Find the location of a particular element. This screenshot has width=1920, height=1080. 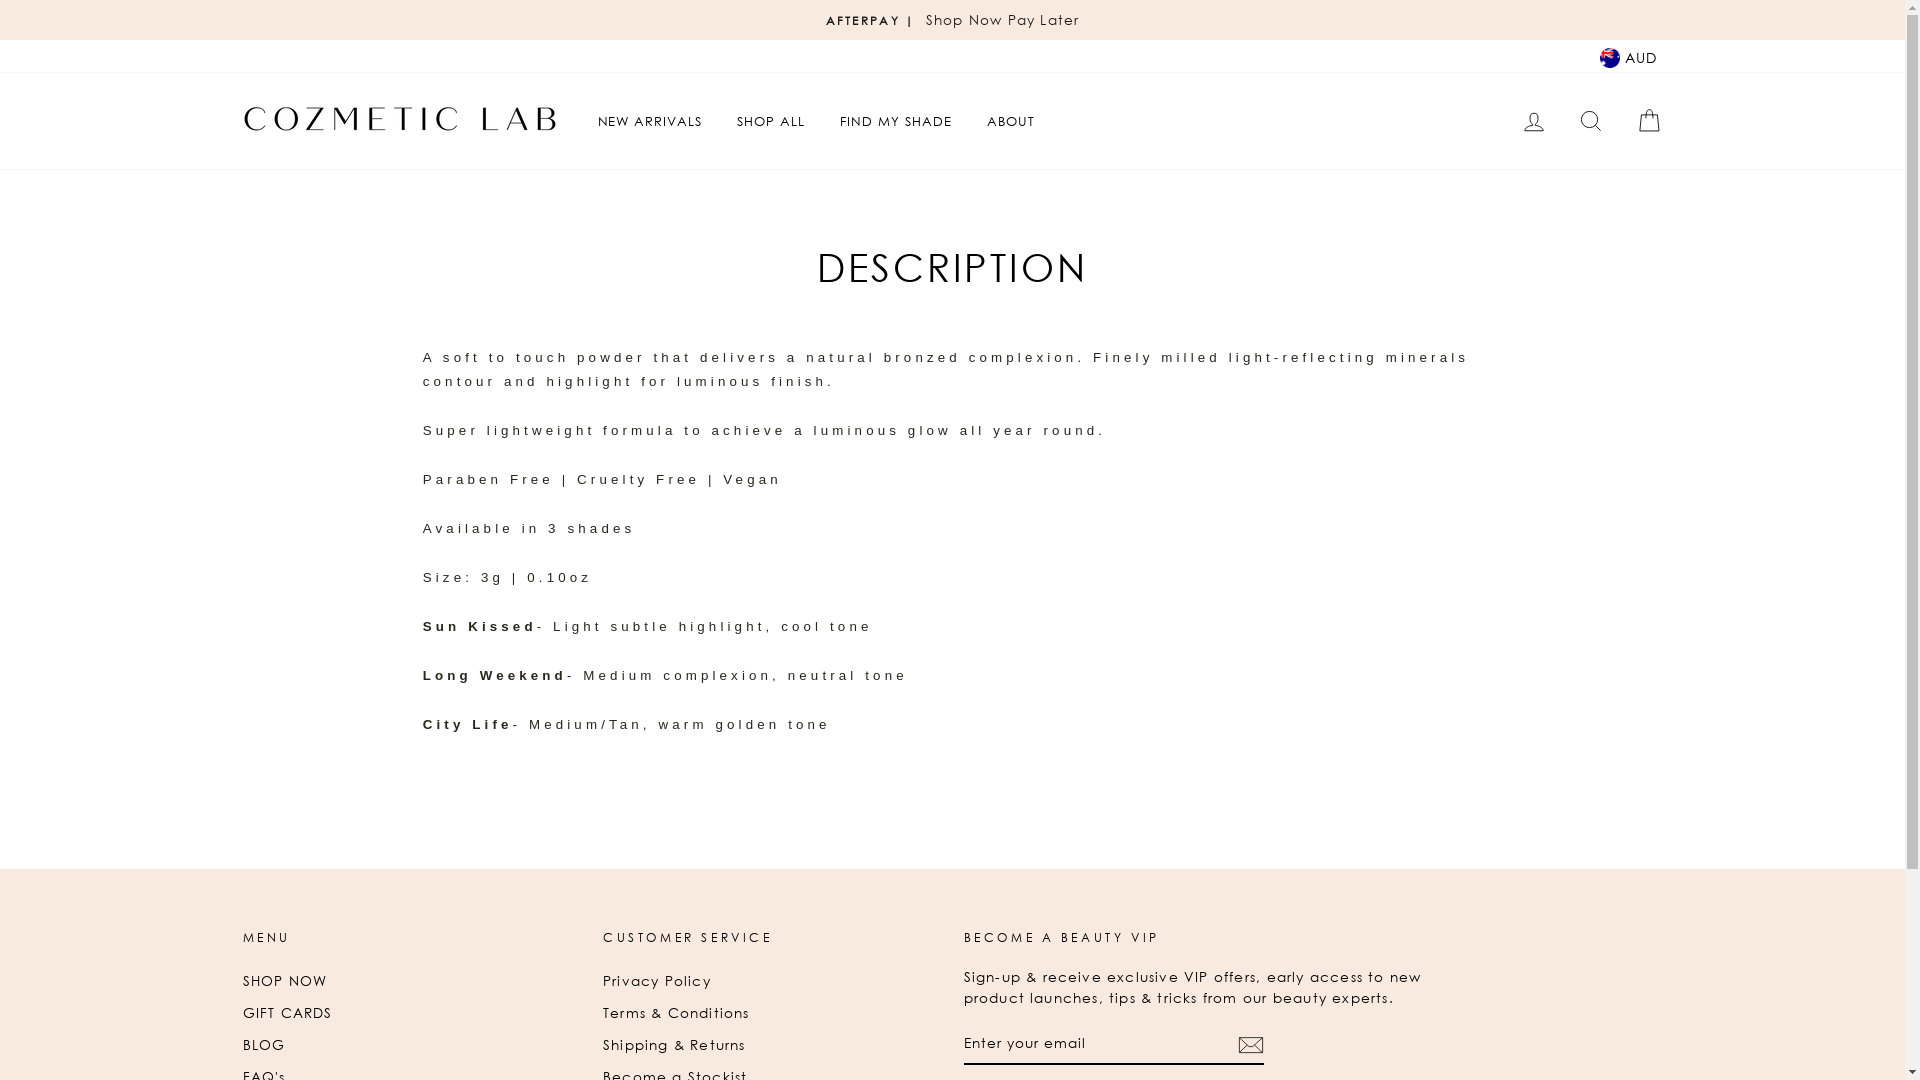

'ABOUT' is located at coordinates (1011, 120).